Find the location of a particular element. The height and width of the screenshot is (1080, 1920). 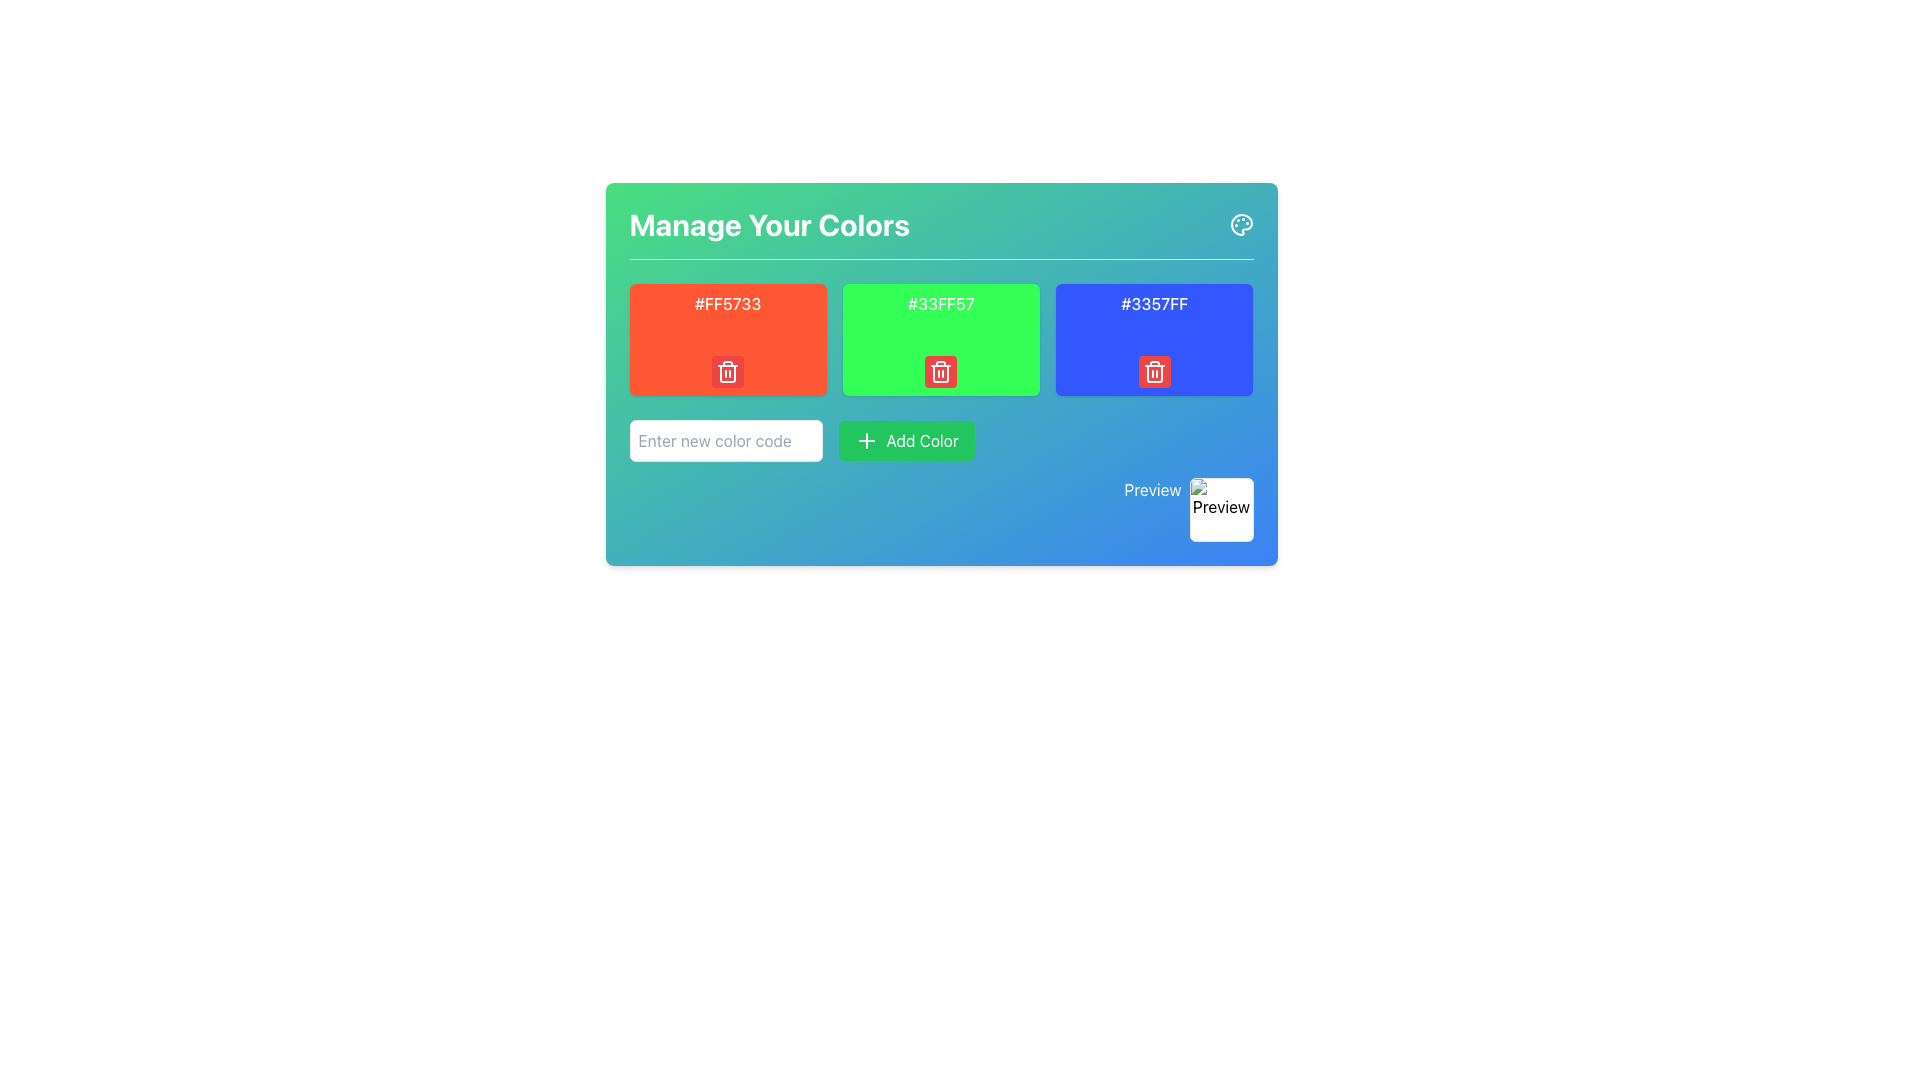

the trash can icon button, which is styled with red fill and white outlines, located inside the third box associated with the color code #3357FF, below the 'Manage Your Colors' heading is located at coordinates (1154, 371).